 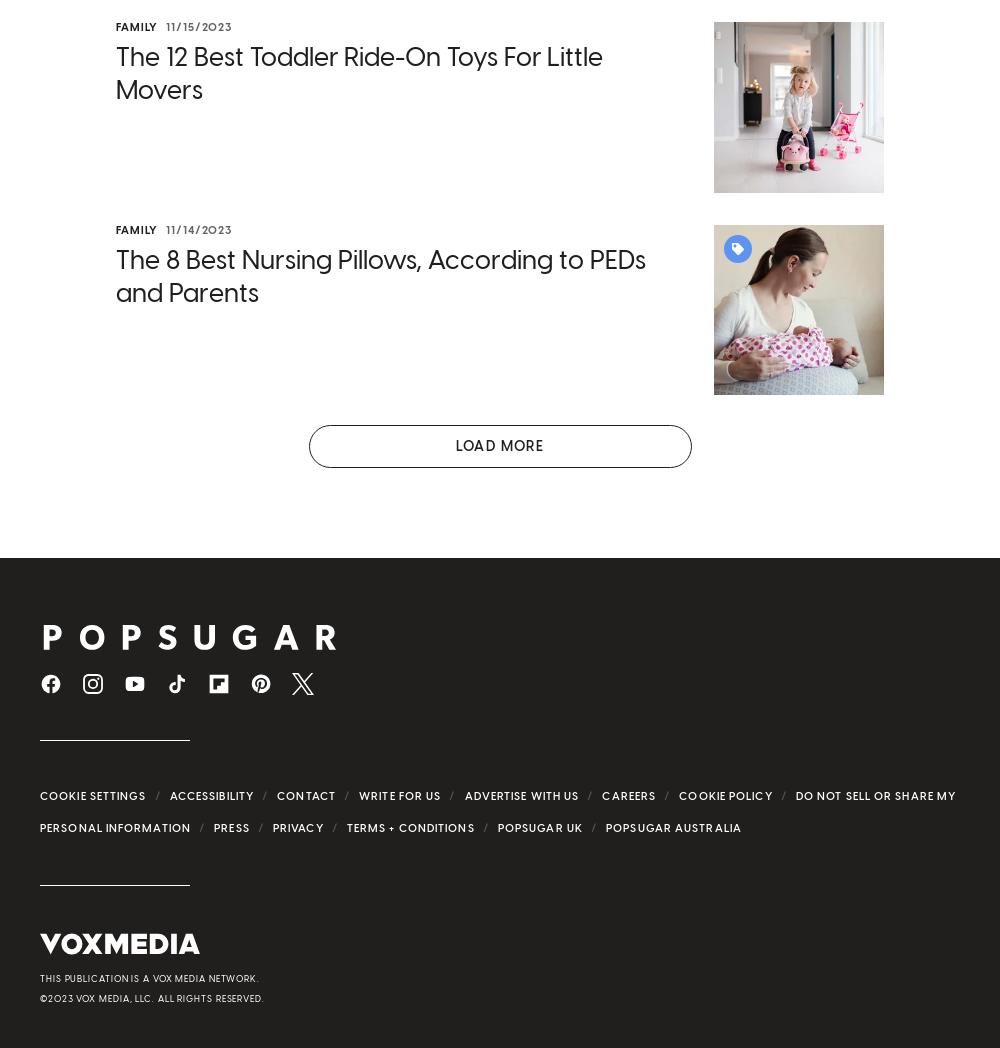 What do you see at coordinates (554, 535) in the screenshot?
I see `'Dependent Care Flexible Spending Account'` at bounding box center [554, 535].